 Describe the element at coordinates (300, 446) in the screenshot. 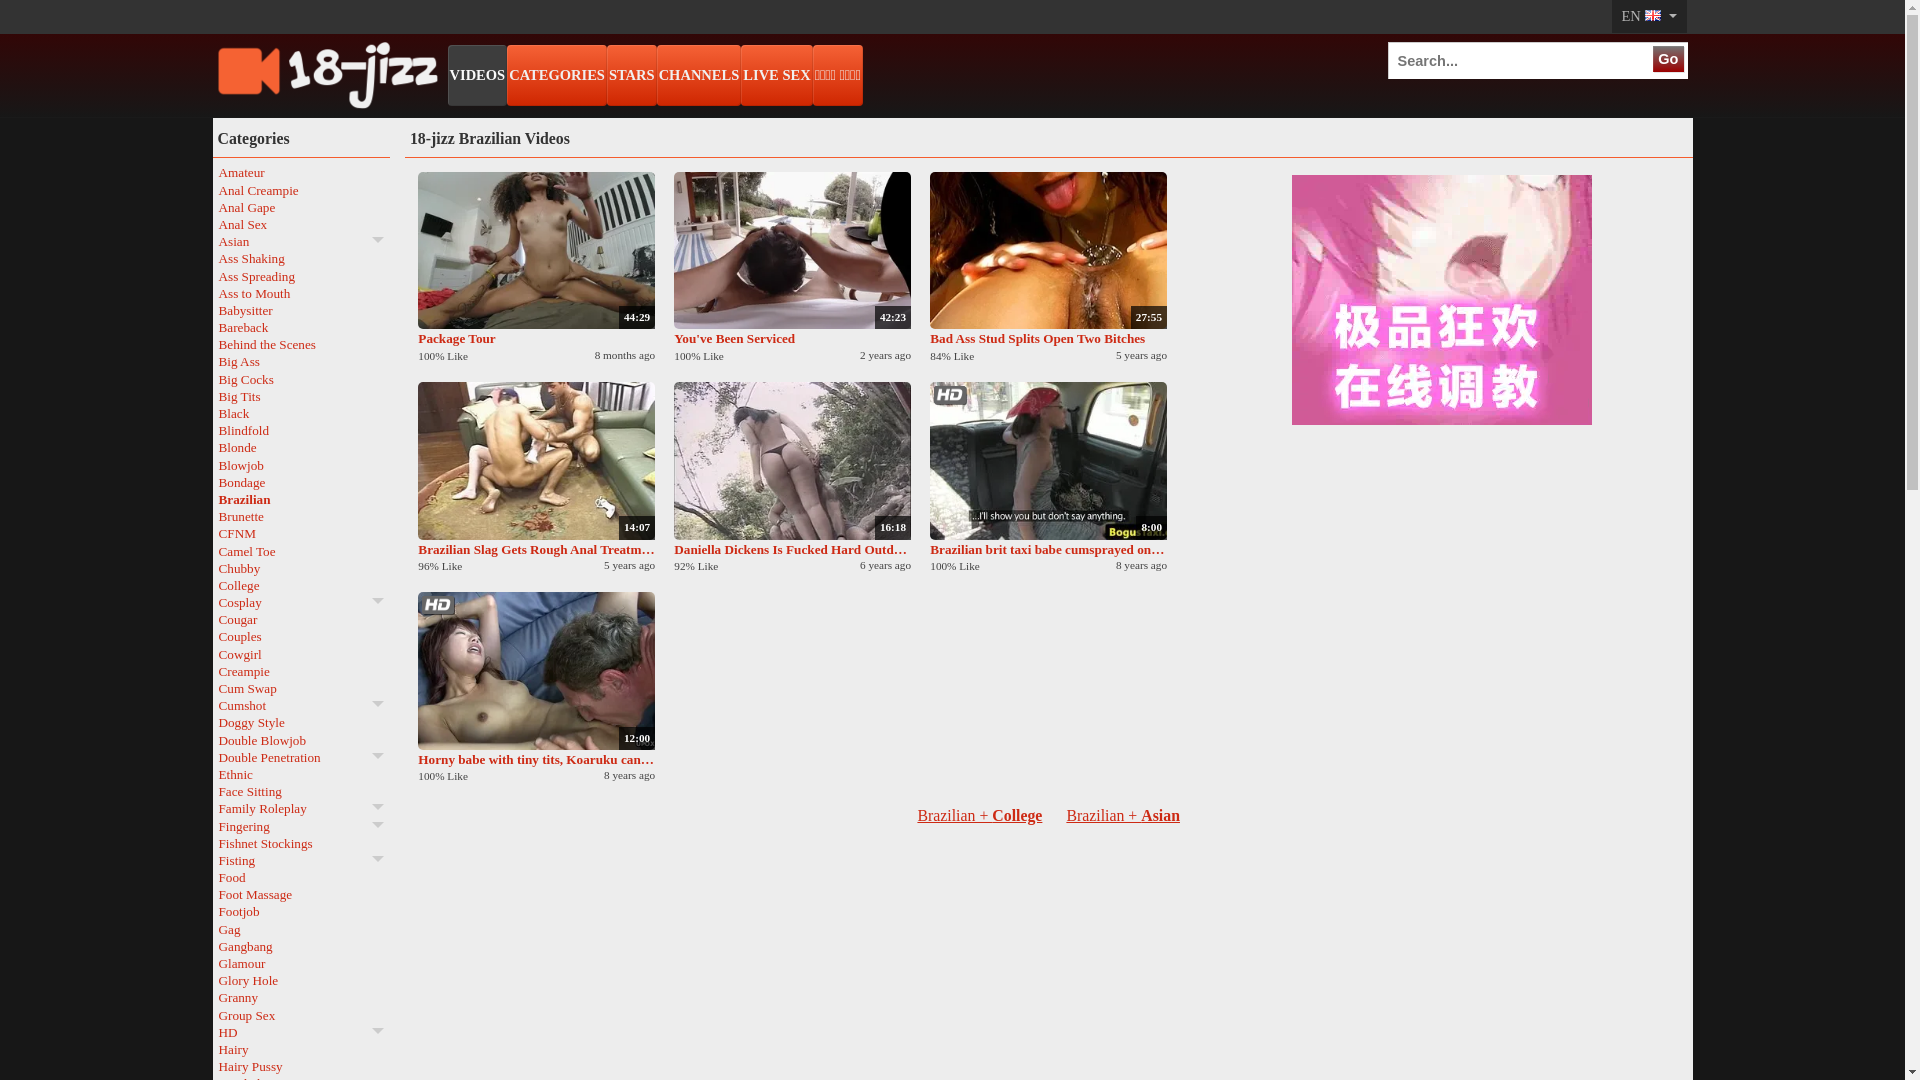

I see `'Blonde'` at that location.